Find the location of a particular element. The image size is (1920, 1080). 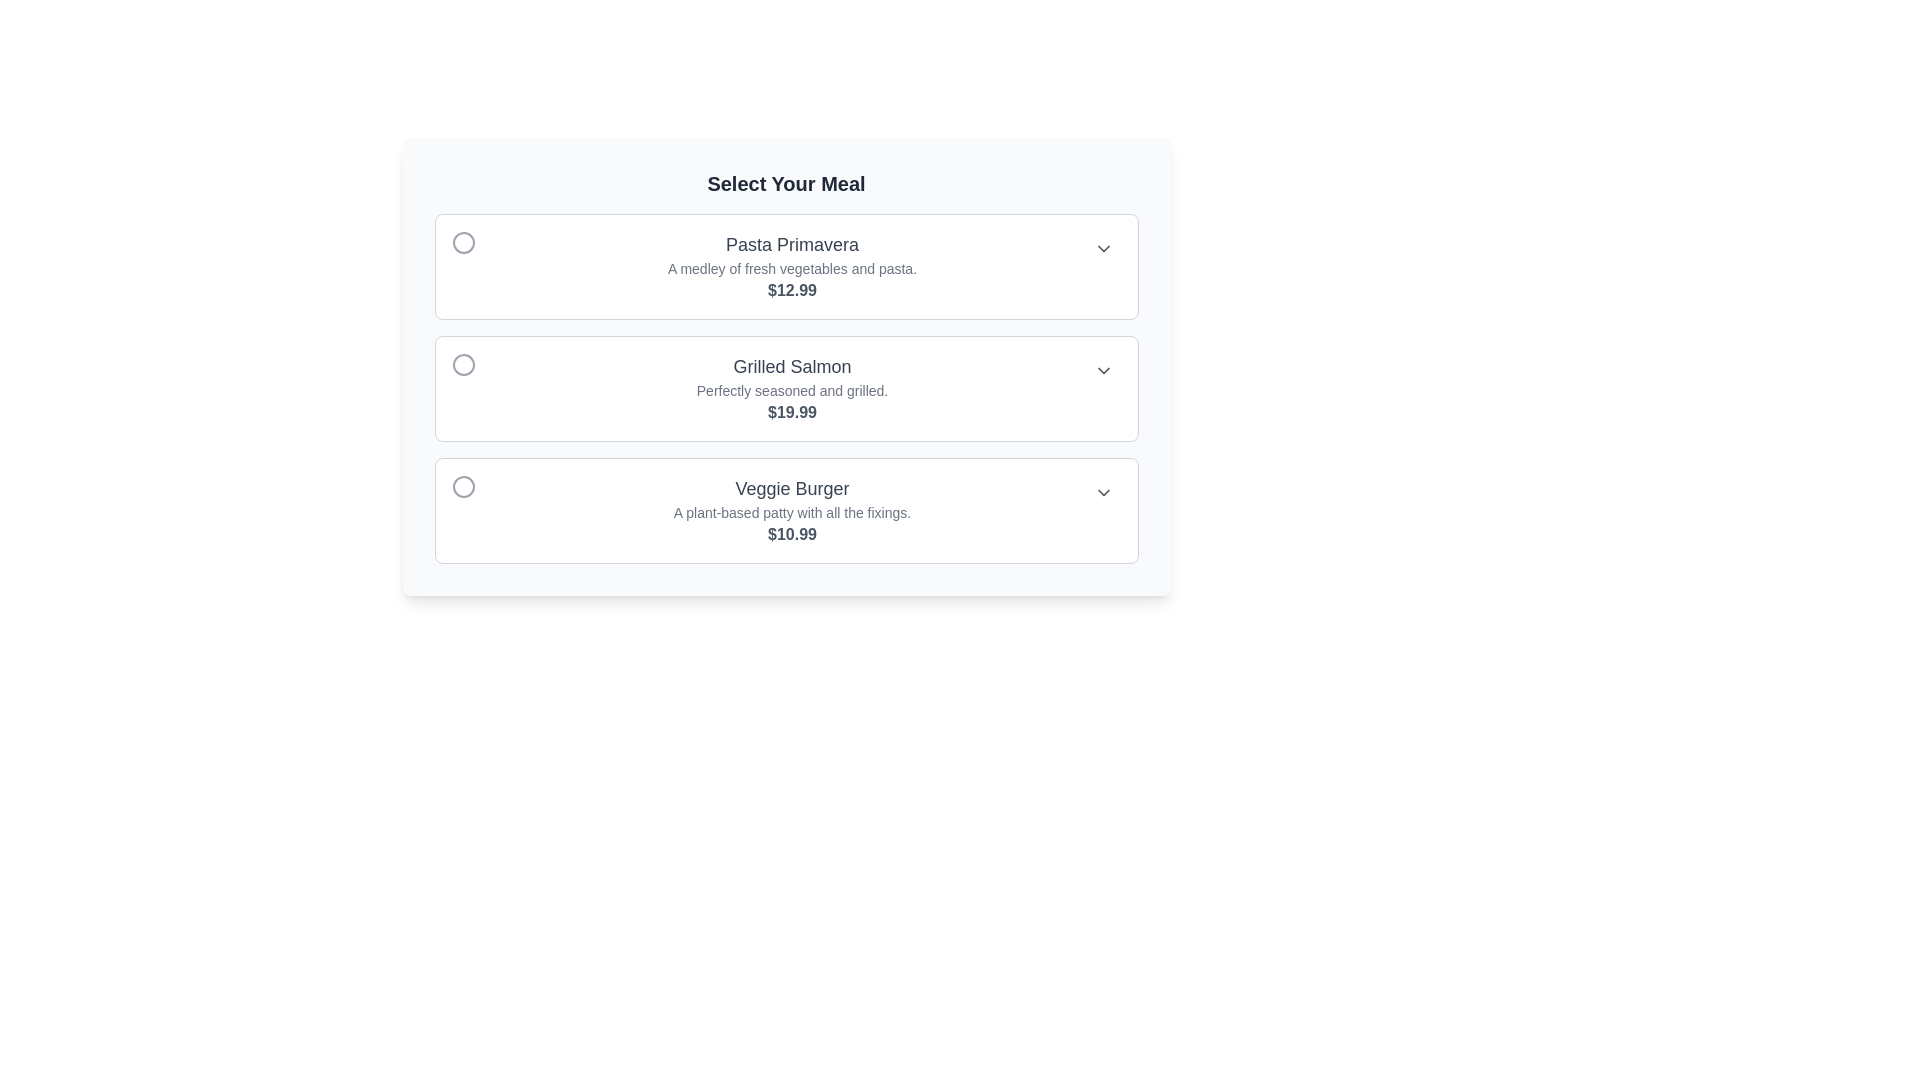

the price label displaying '$12.99' styled in gray and bold, positioned under the description of 'Pasta Primavera' is located at coordinates (791, 290).